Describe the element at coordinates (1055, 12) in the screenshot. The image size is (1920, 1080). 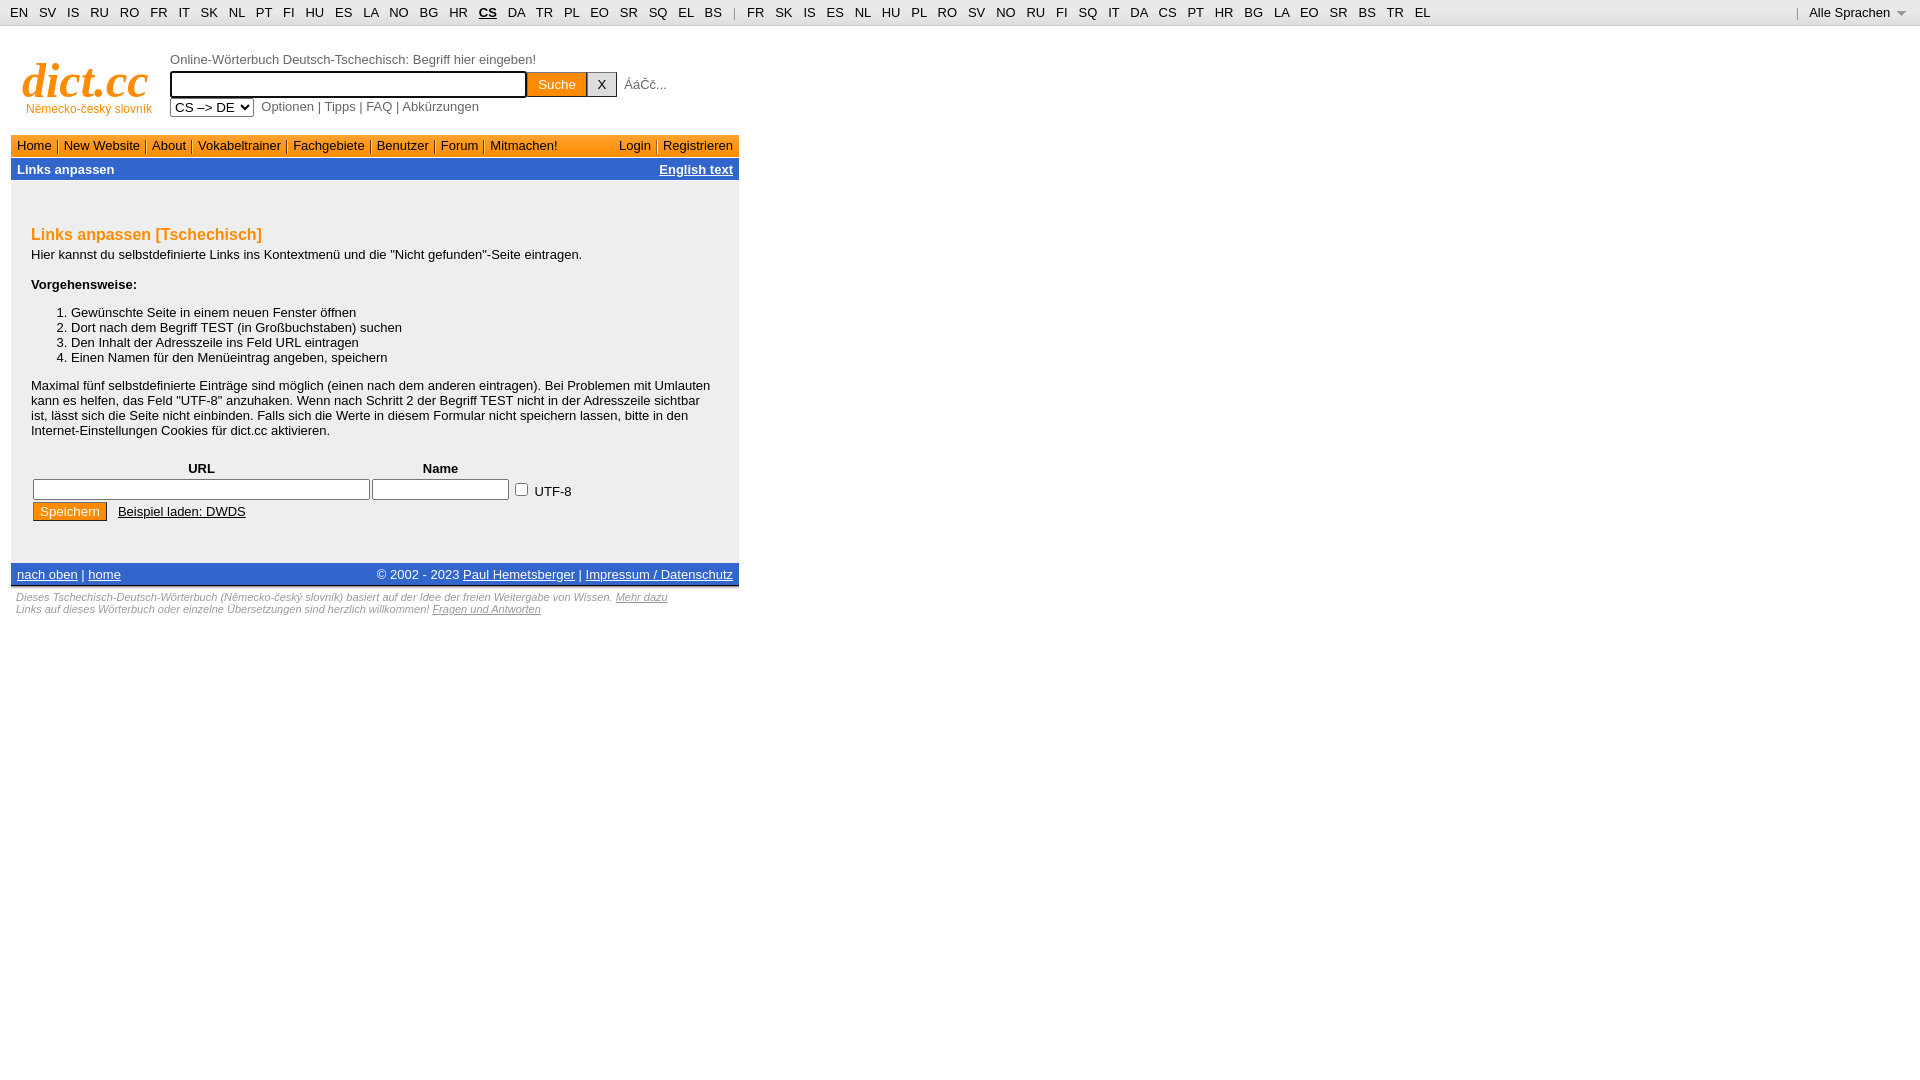
I see `'FI'` at that location.